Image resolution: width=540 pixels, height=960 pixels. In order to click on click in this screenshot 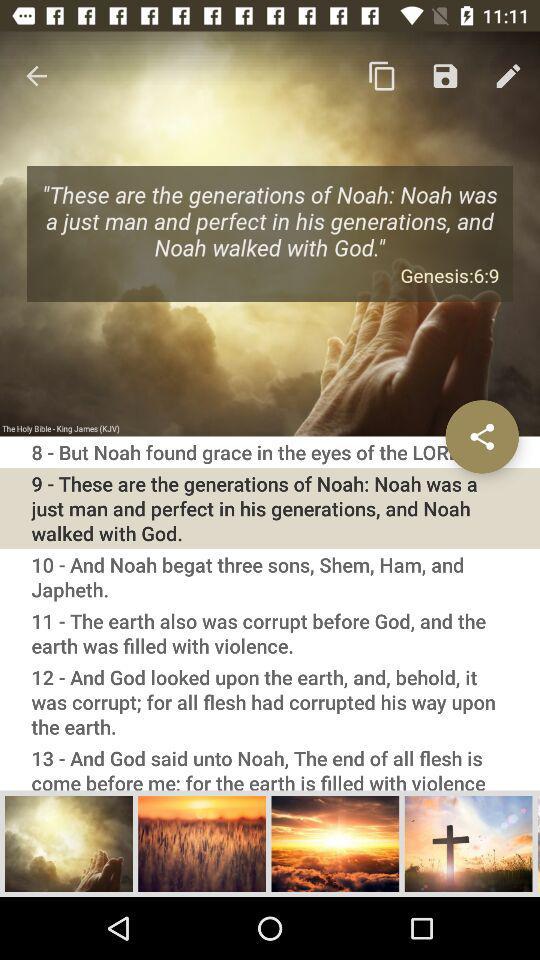, I will do `click(468, 842)`.